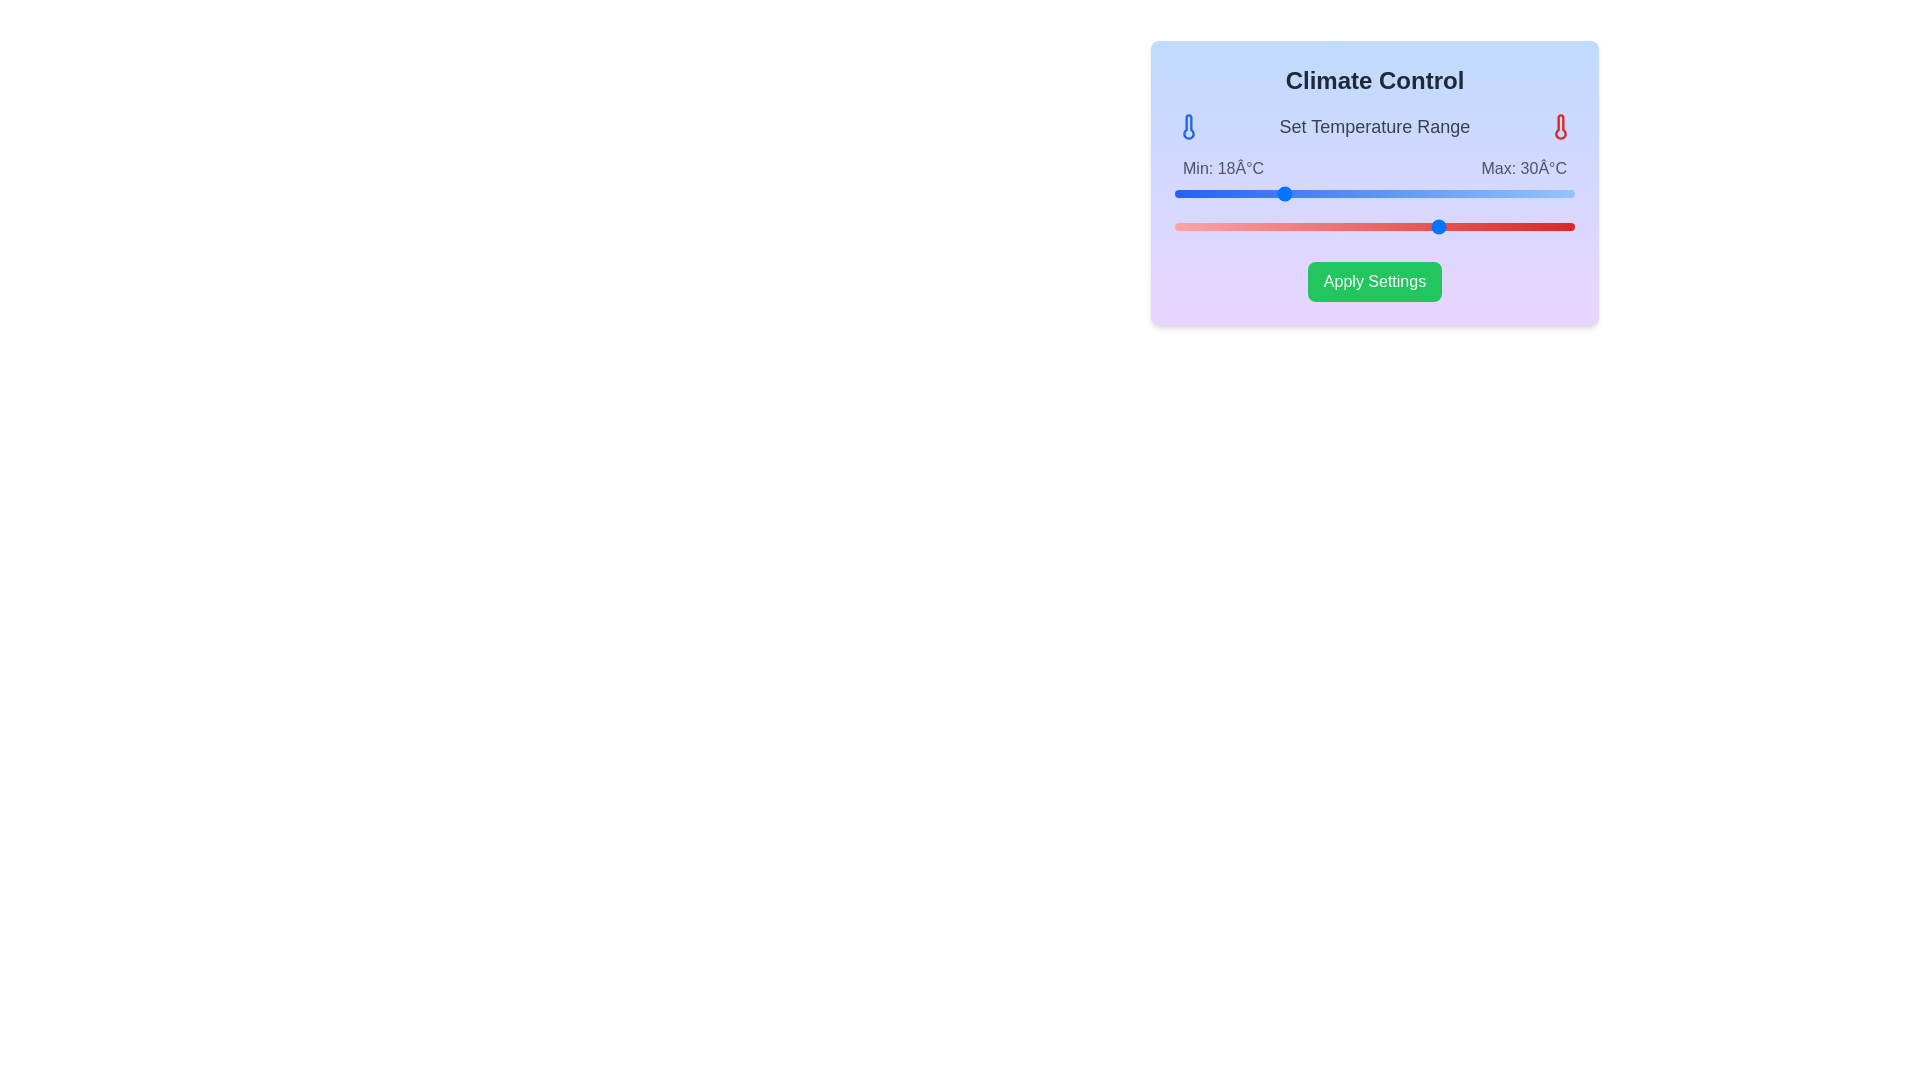 The height and width of the screenshot is (1080, 1920). Describe the element at coordinates (1253, 193) in the screenshot. I see `the left slider to set the minimum temperature to 16°C` at that location.